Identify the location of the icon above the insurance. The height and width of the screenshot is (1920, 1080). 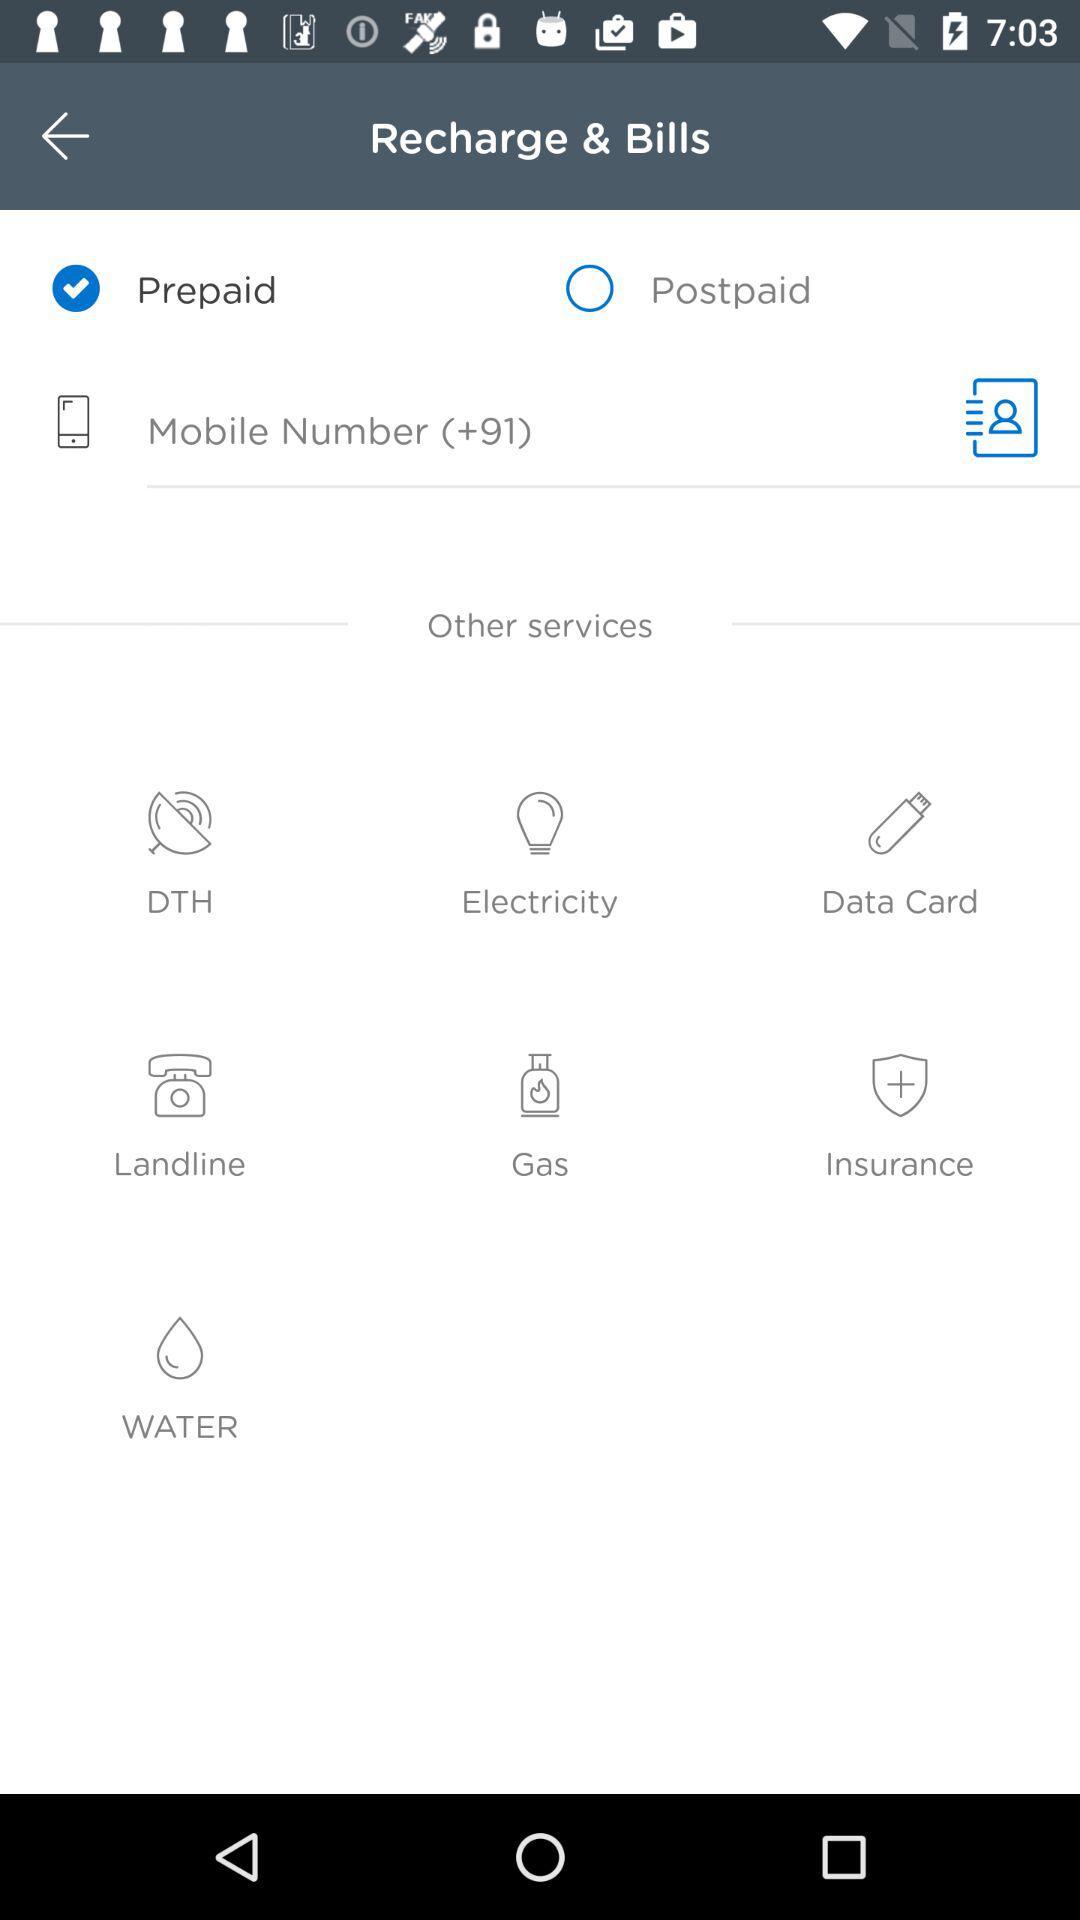
(900, 1085).